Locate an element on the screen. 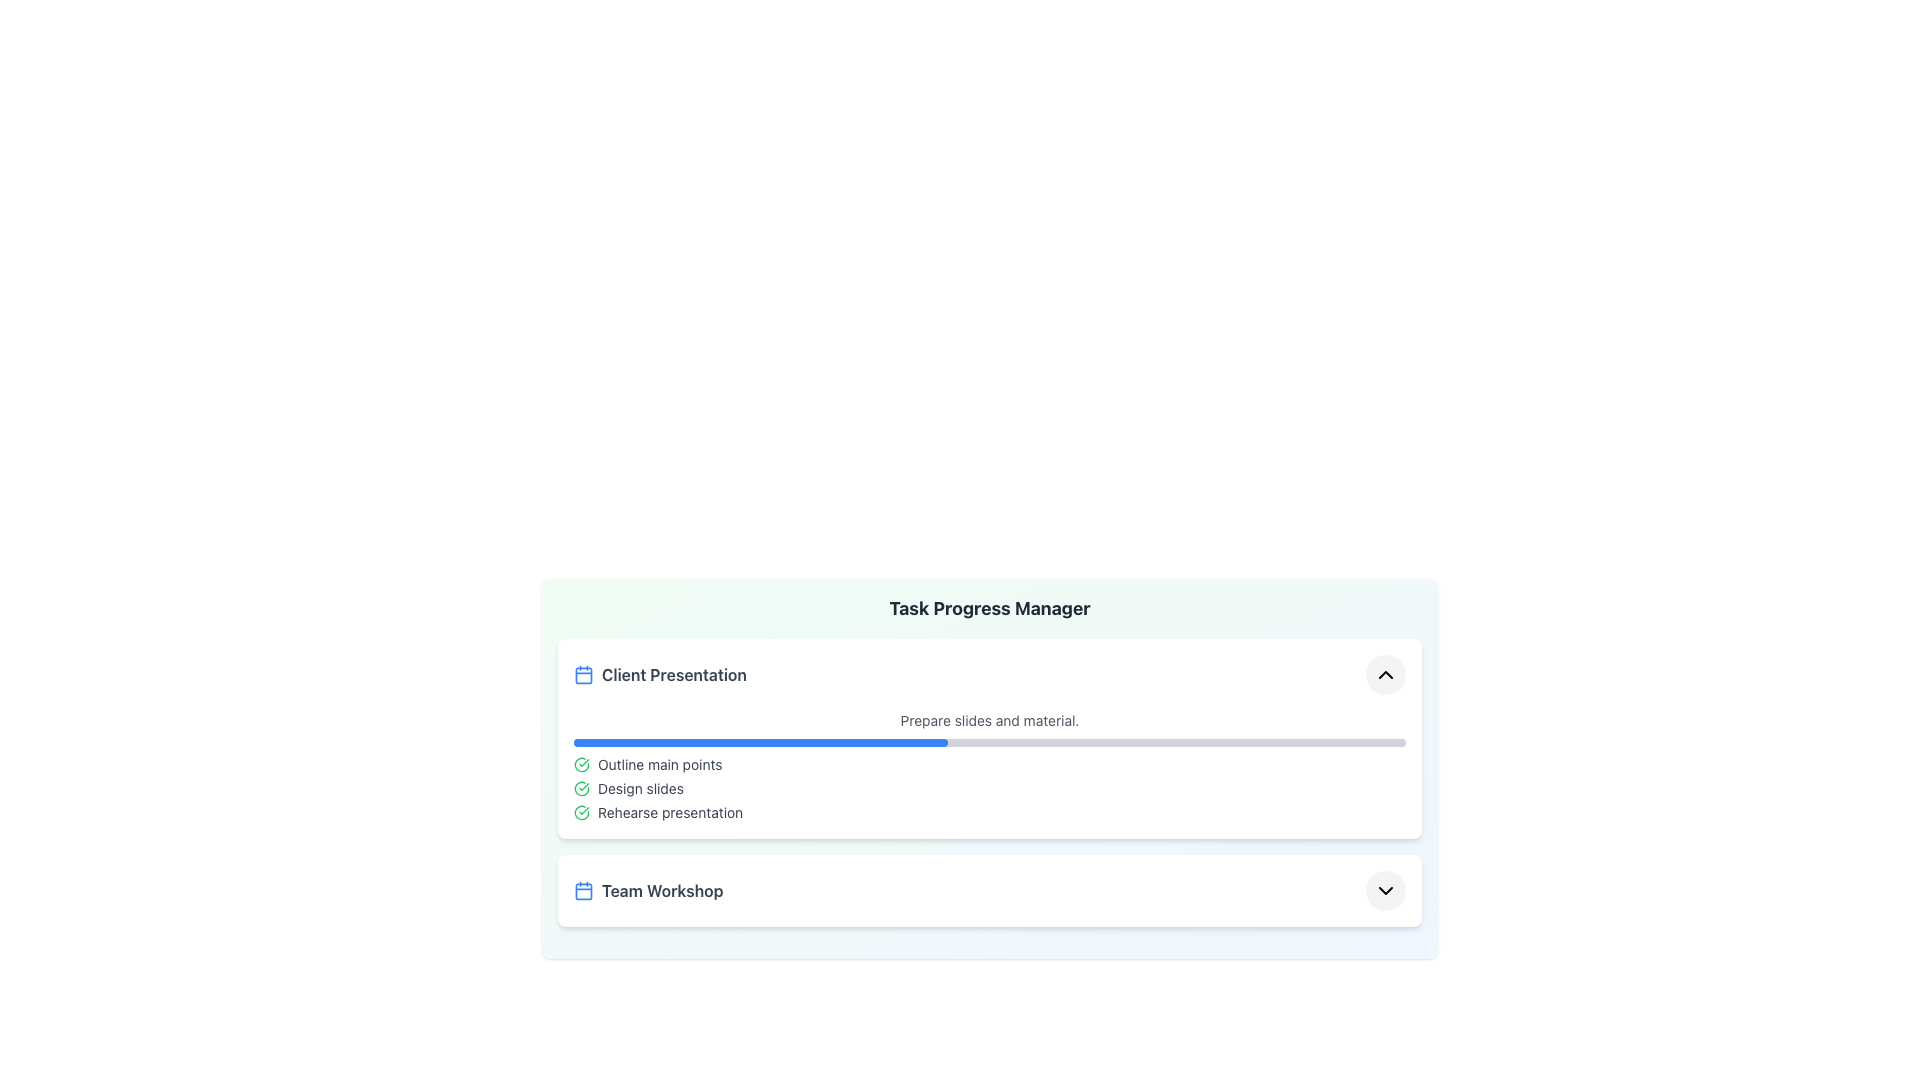  the chevron button located at the right end of the 'Team Workshop' section is located at coordinates (1385, 890).